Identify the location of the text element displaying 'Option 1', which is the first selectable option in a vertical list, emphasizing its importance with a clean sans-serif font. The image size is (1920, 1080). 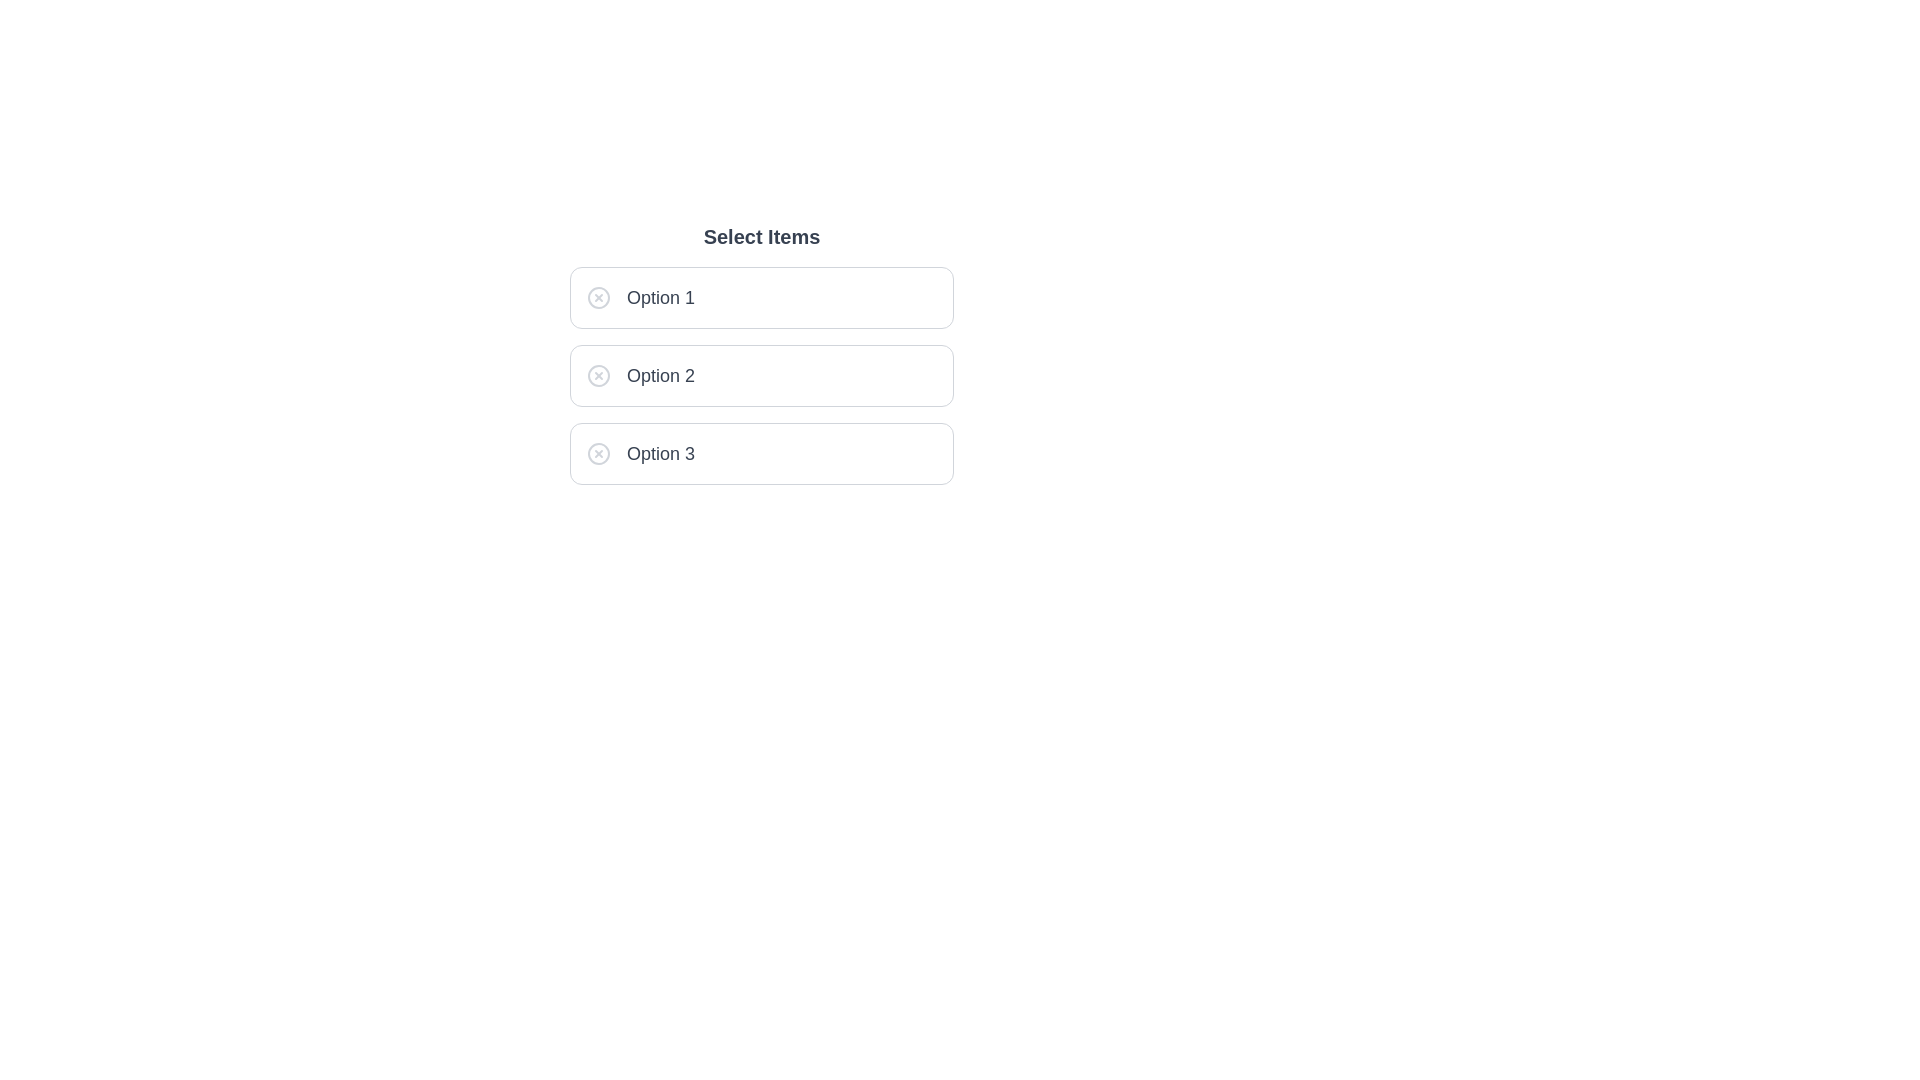
(661, 297).